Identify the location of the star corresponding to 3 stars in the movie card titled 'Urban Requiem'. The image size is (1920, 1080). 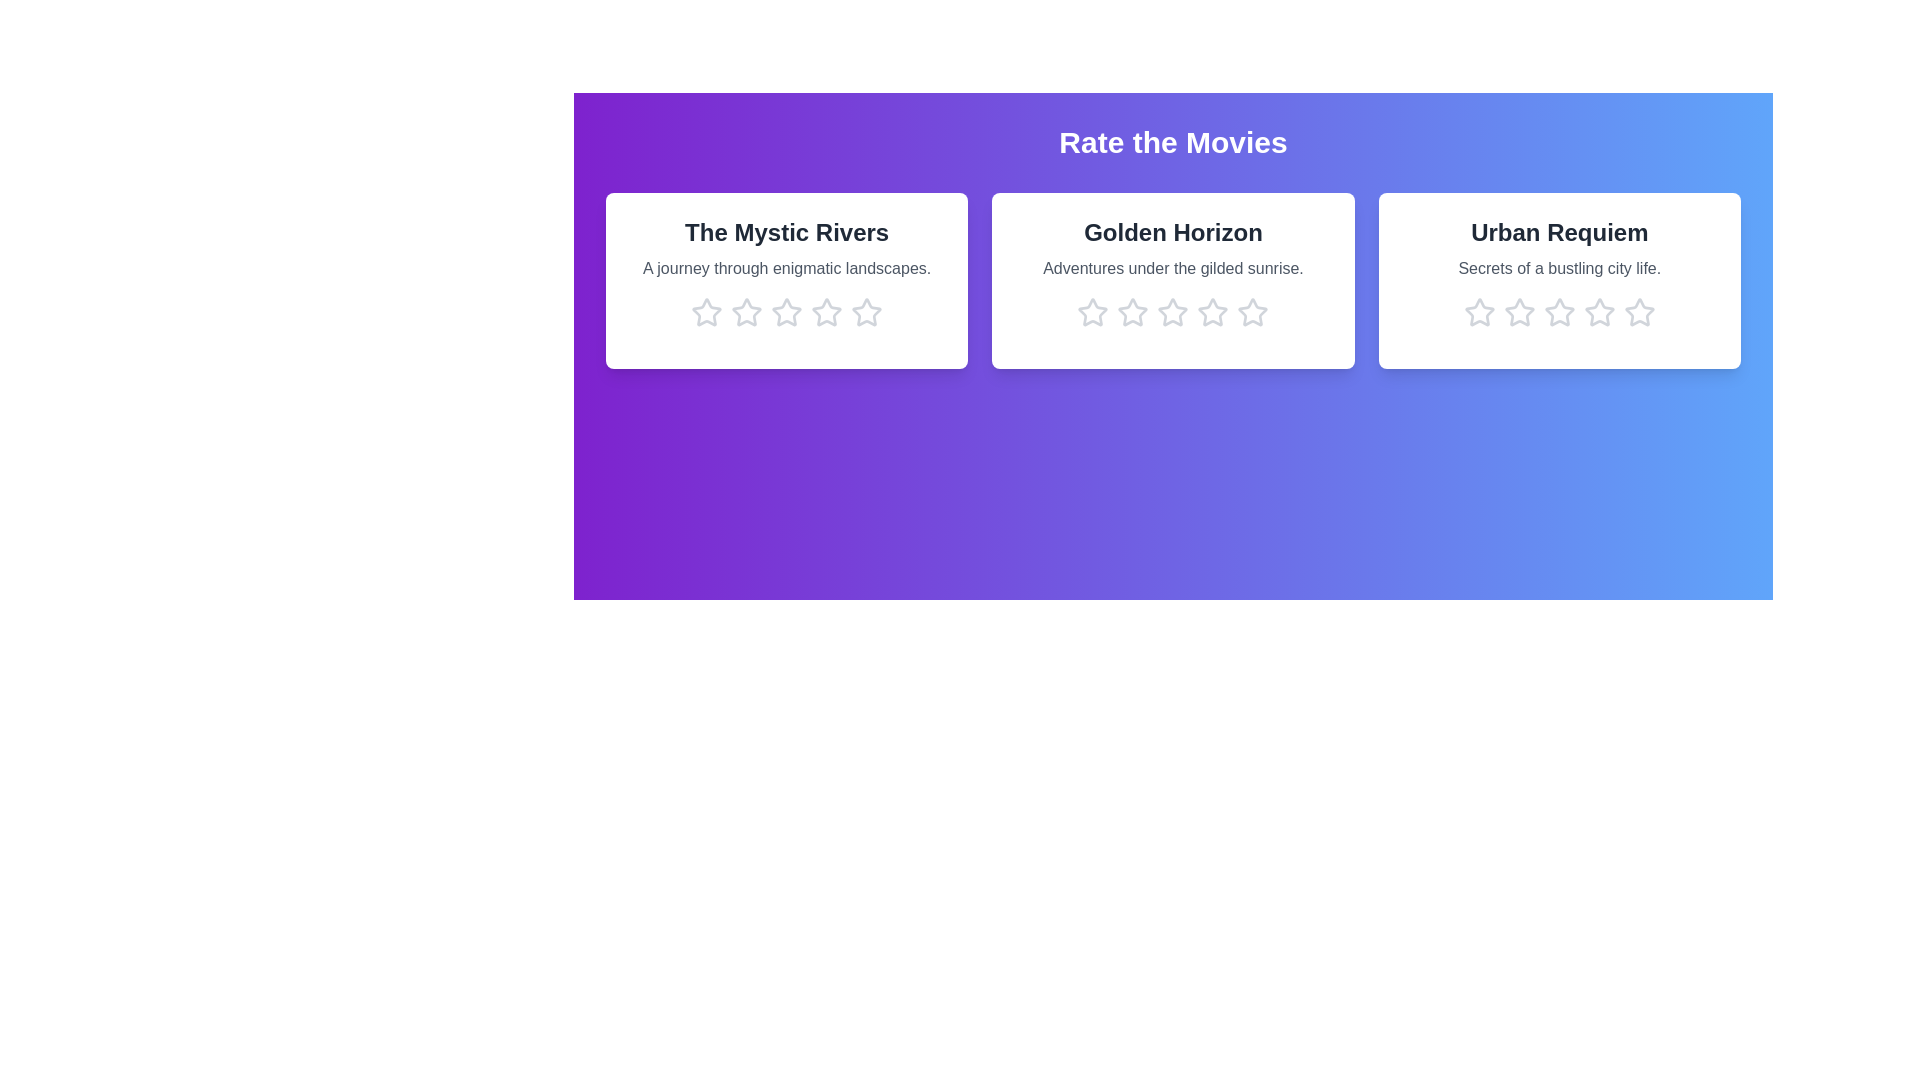
(1558, 312).